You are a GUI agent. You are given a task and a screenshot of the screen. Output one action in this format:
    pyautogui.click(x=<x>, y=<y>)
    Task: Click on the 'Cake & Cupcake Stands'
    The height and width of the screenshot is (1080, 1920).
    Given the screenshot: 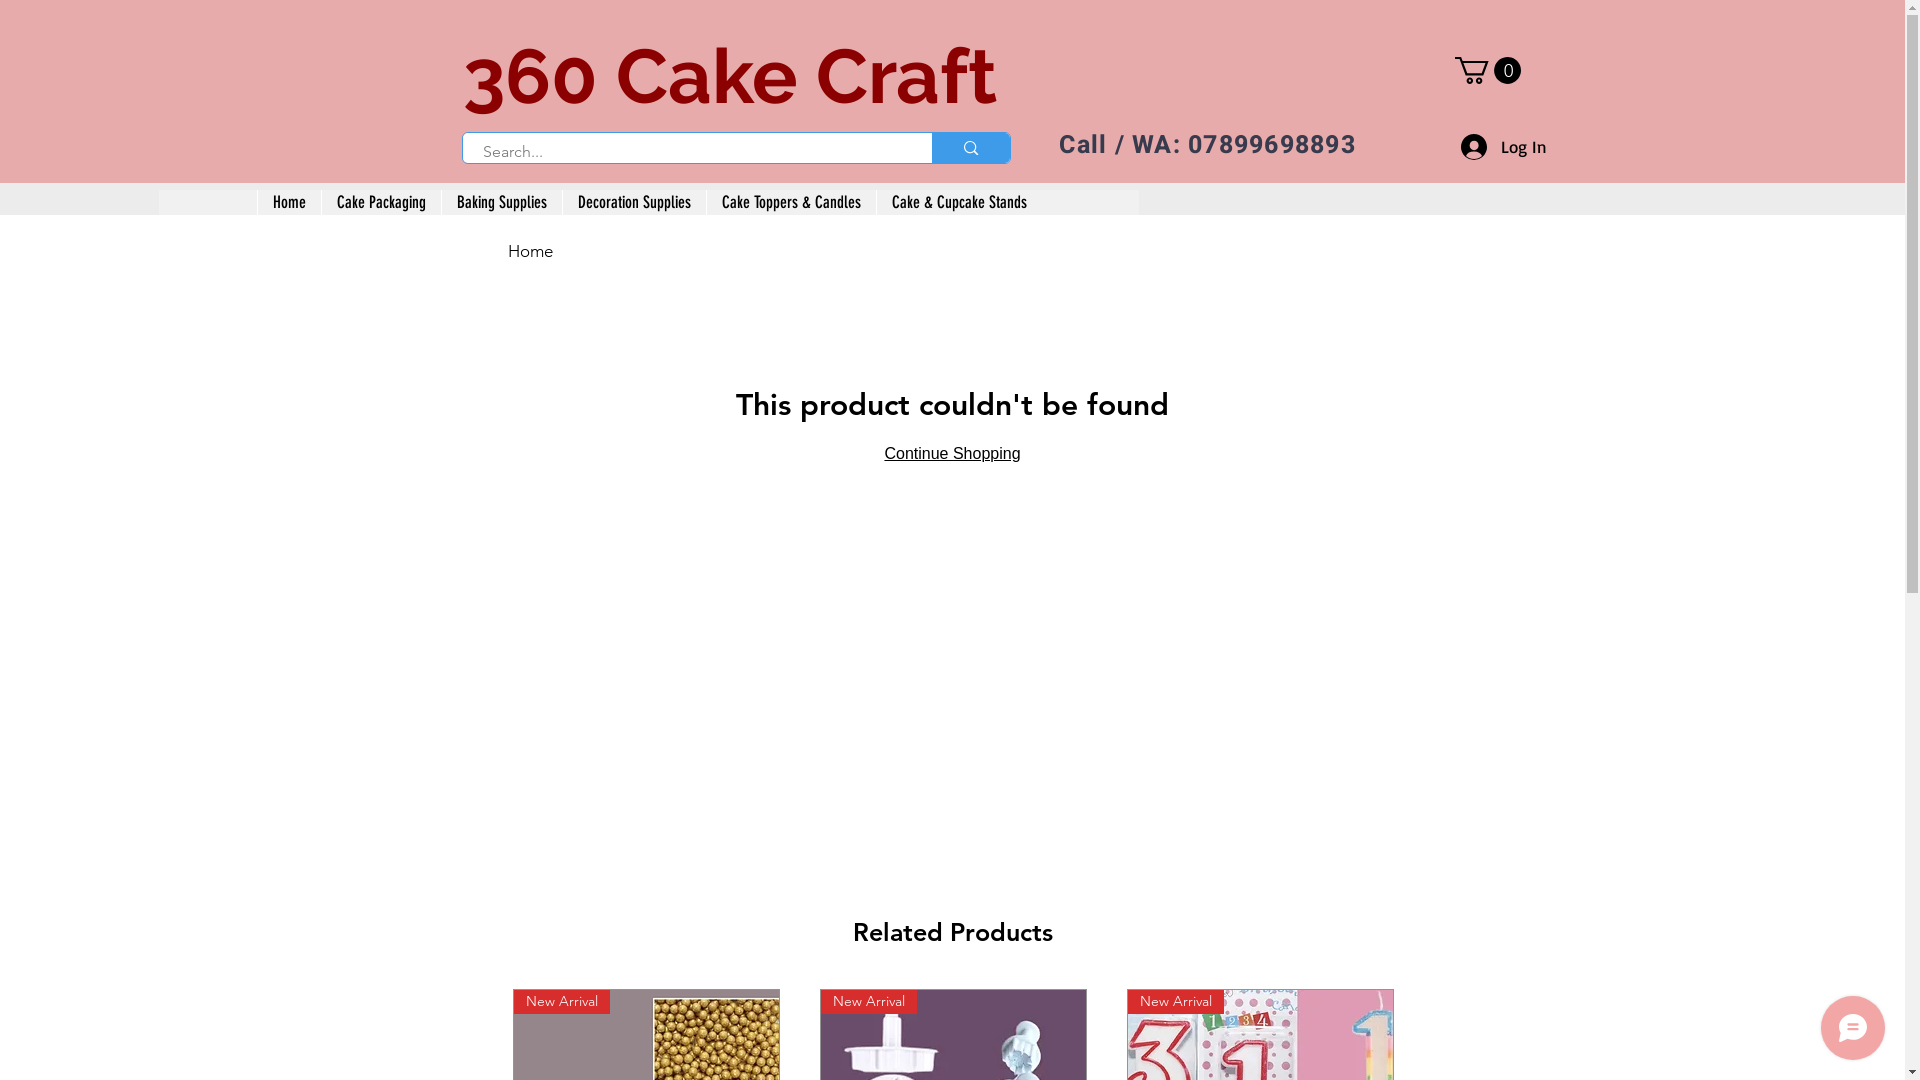 What is the action you would take?
    pyautogui.click(x=875, y=202)
    